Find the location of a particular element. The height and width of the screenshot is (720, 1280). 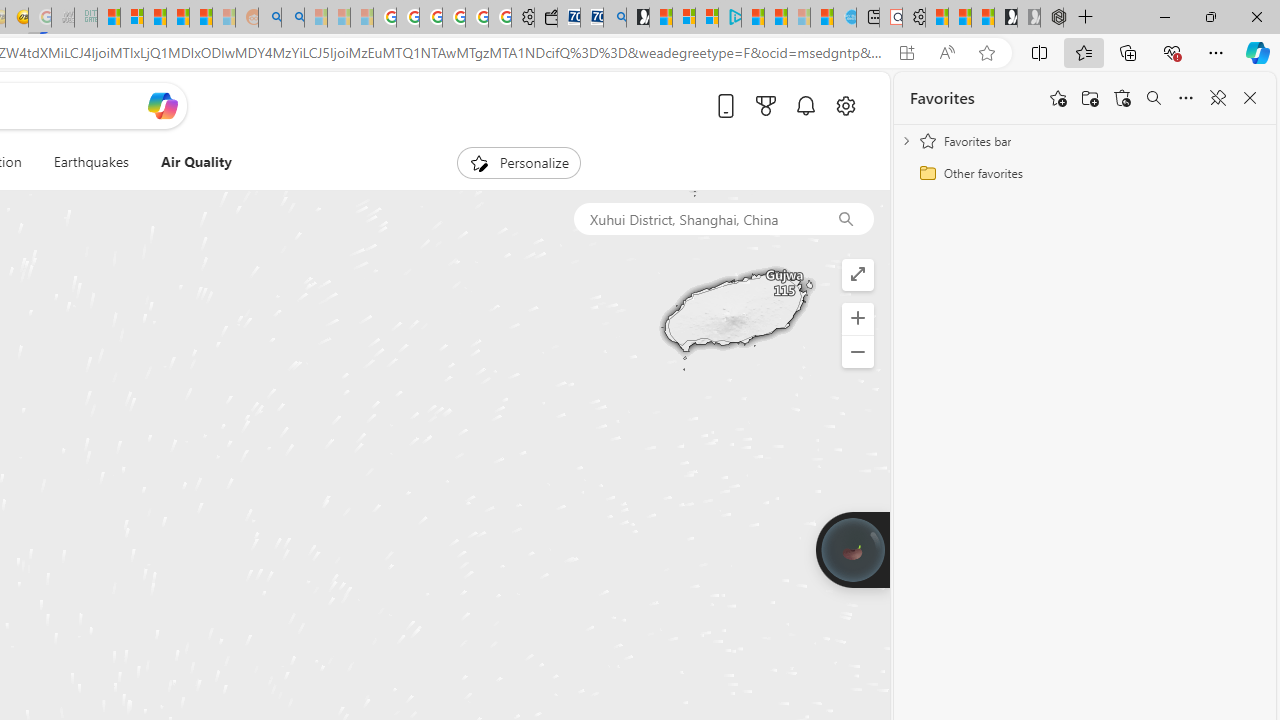

'Earthquakes' is located at coordinates (89, 162).